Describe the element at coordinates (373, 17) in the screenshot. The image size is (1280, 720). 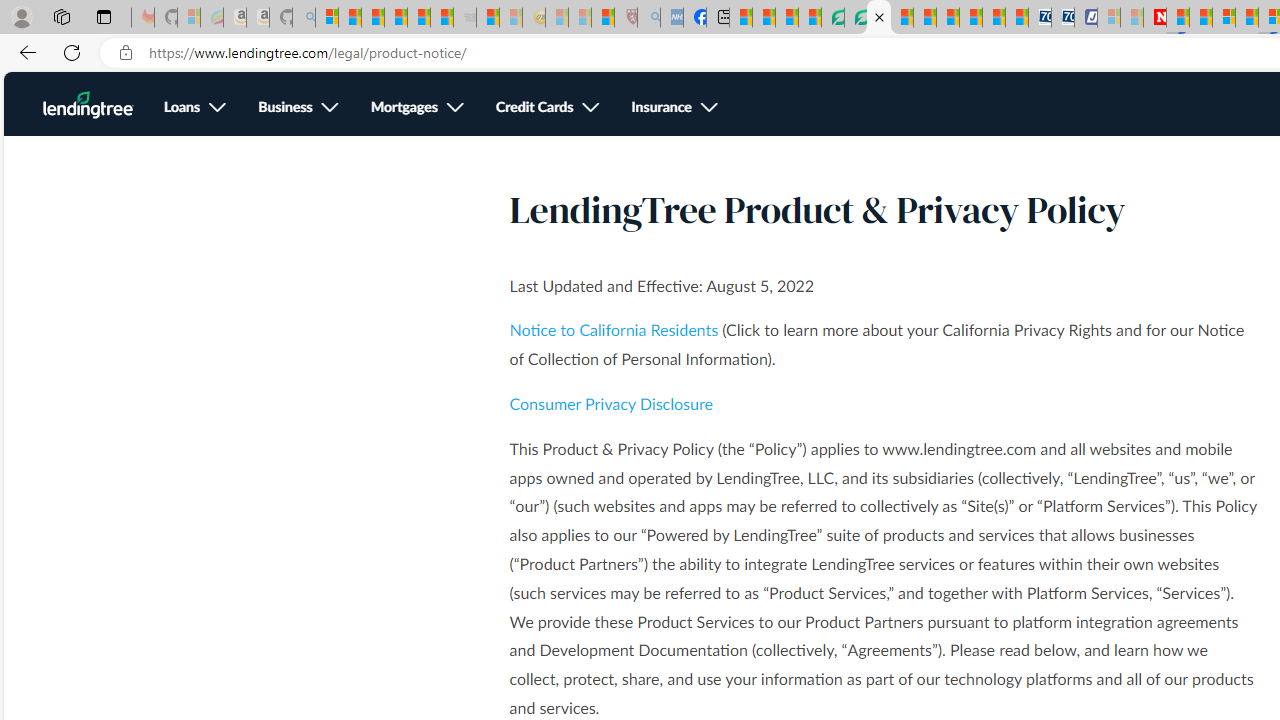
I see `'The Weather Channel - MSN'` at that location.